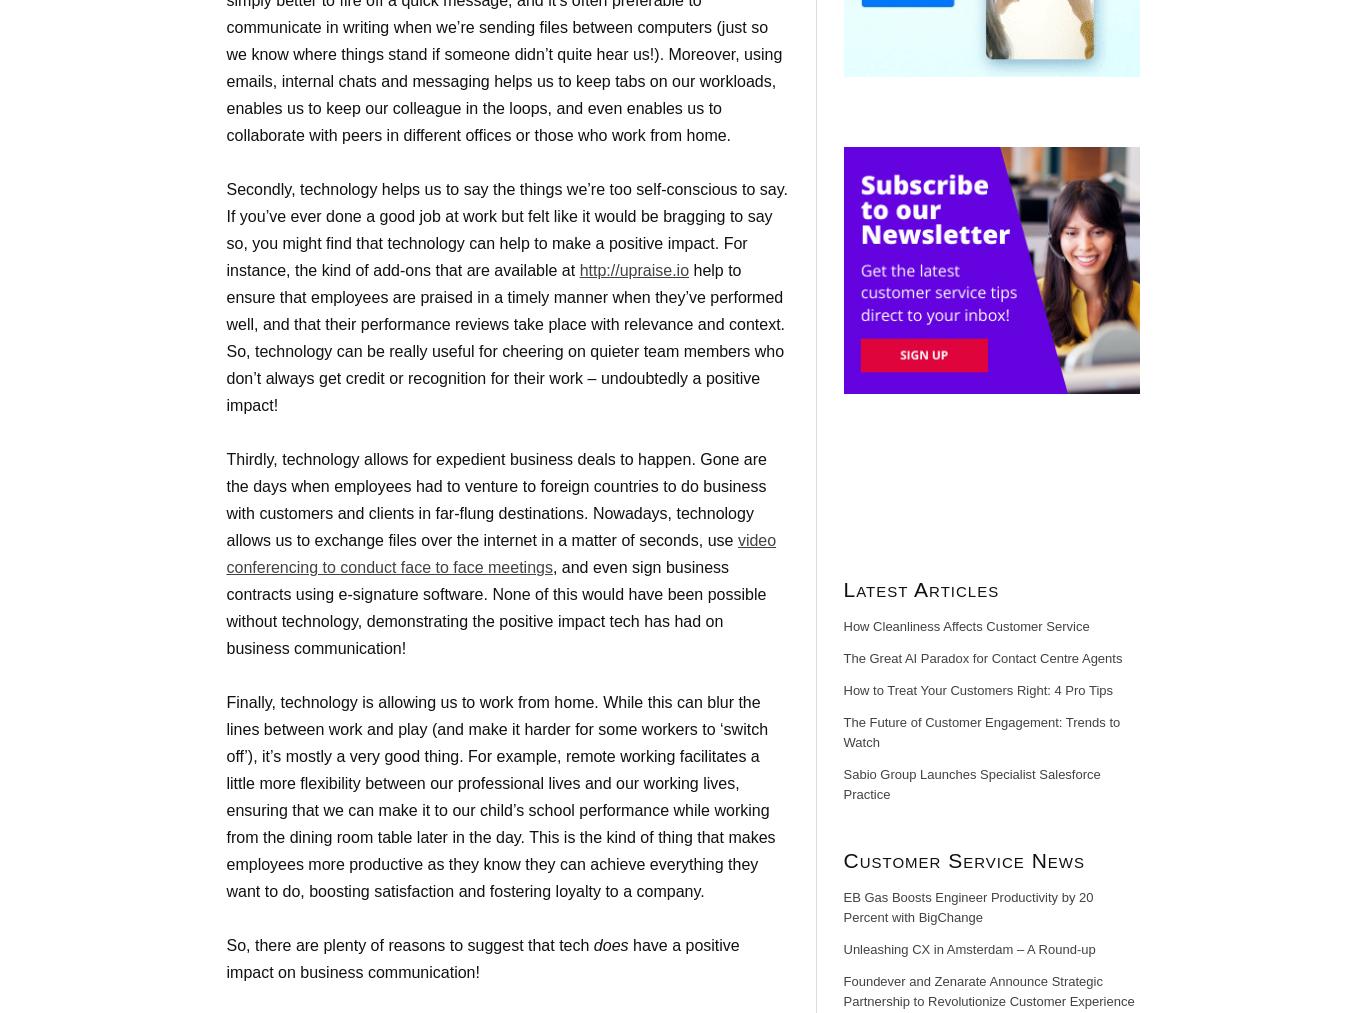 The width and height of the screenshot is (1366, 1013). What do you see at coordinates (408, 945) in the screenshot?
I see `'So, there are plenty of reasons to suggest that tech'` at bounding box center [408, 945].